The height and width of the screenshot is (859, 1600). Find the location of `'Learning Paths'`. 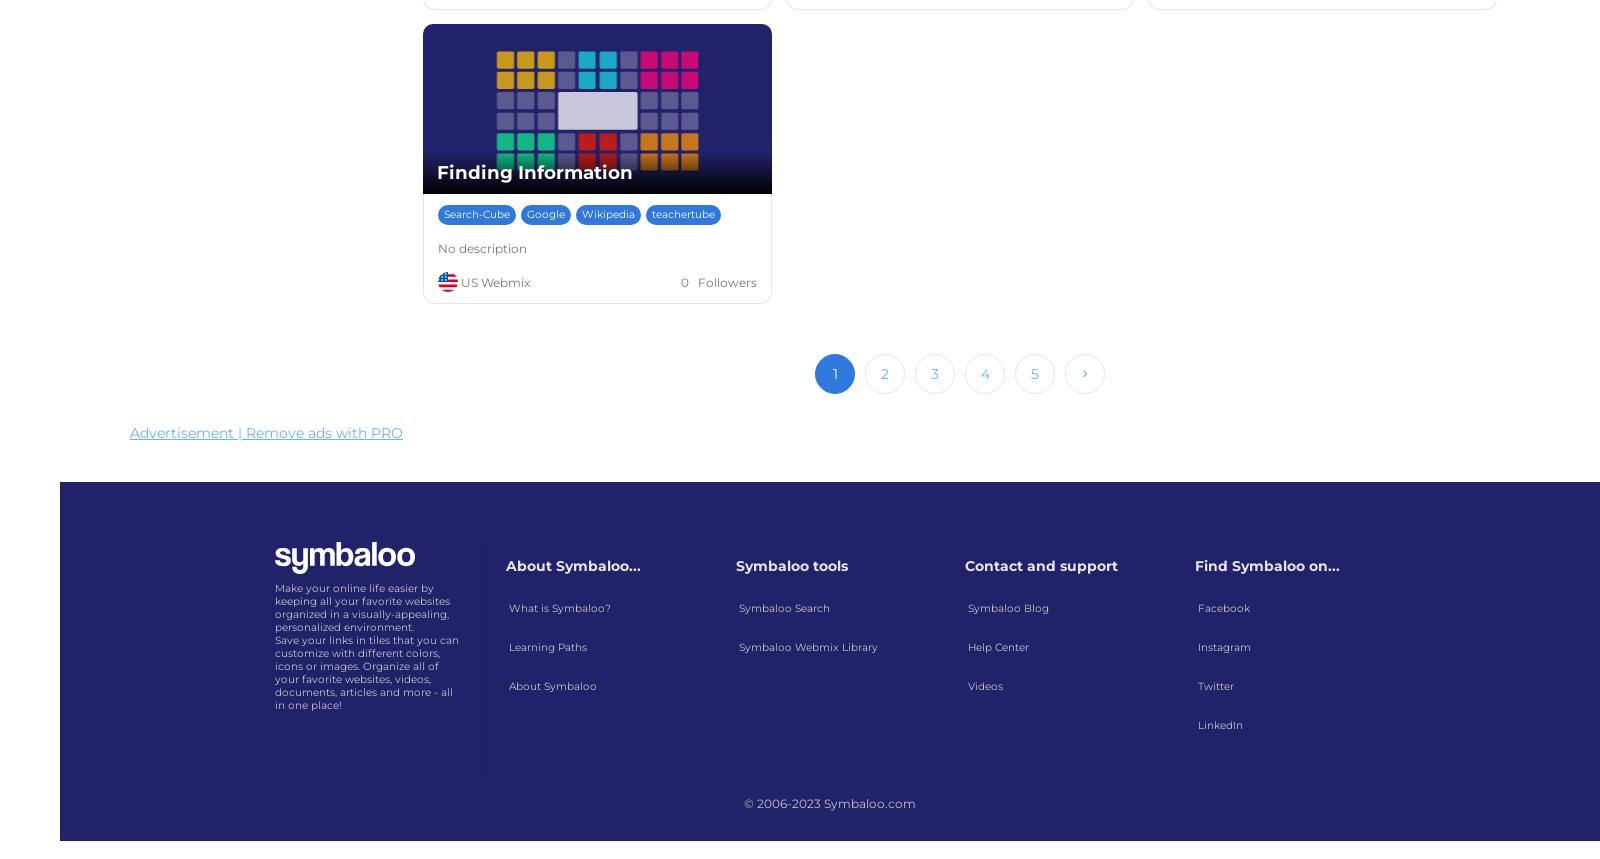

'Learning Paths' is located at coordinates (546, 646).